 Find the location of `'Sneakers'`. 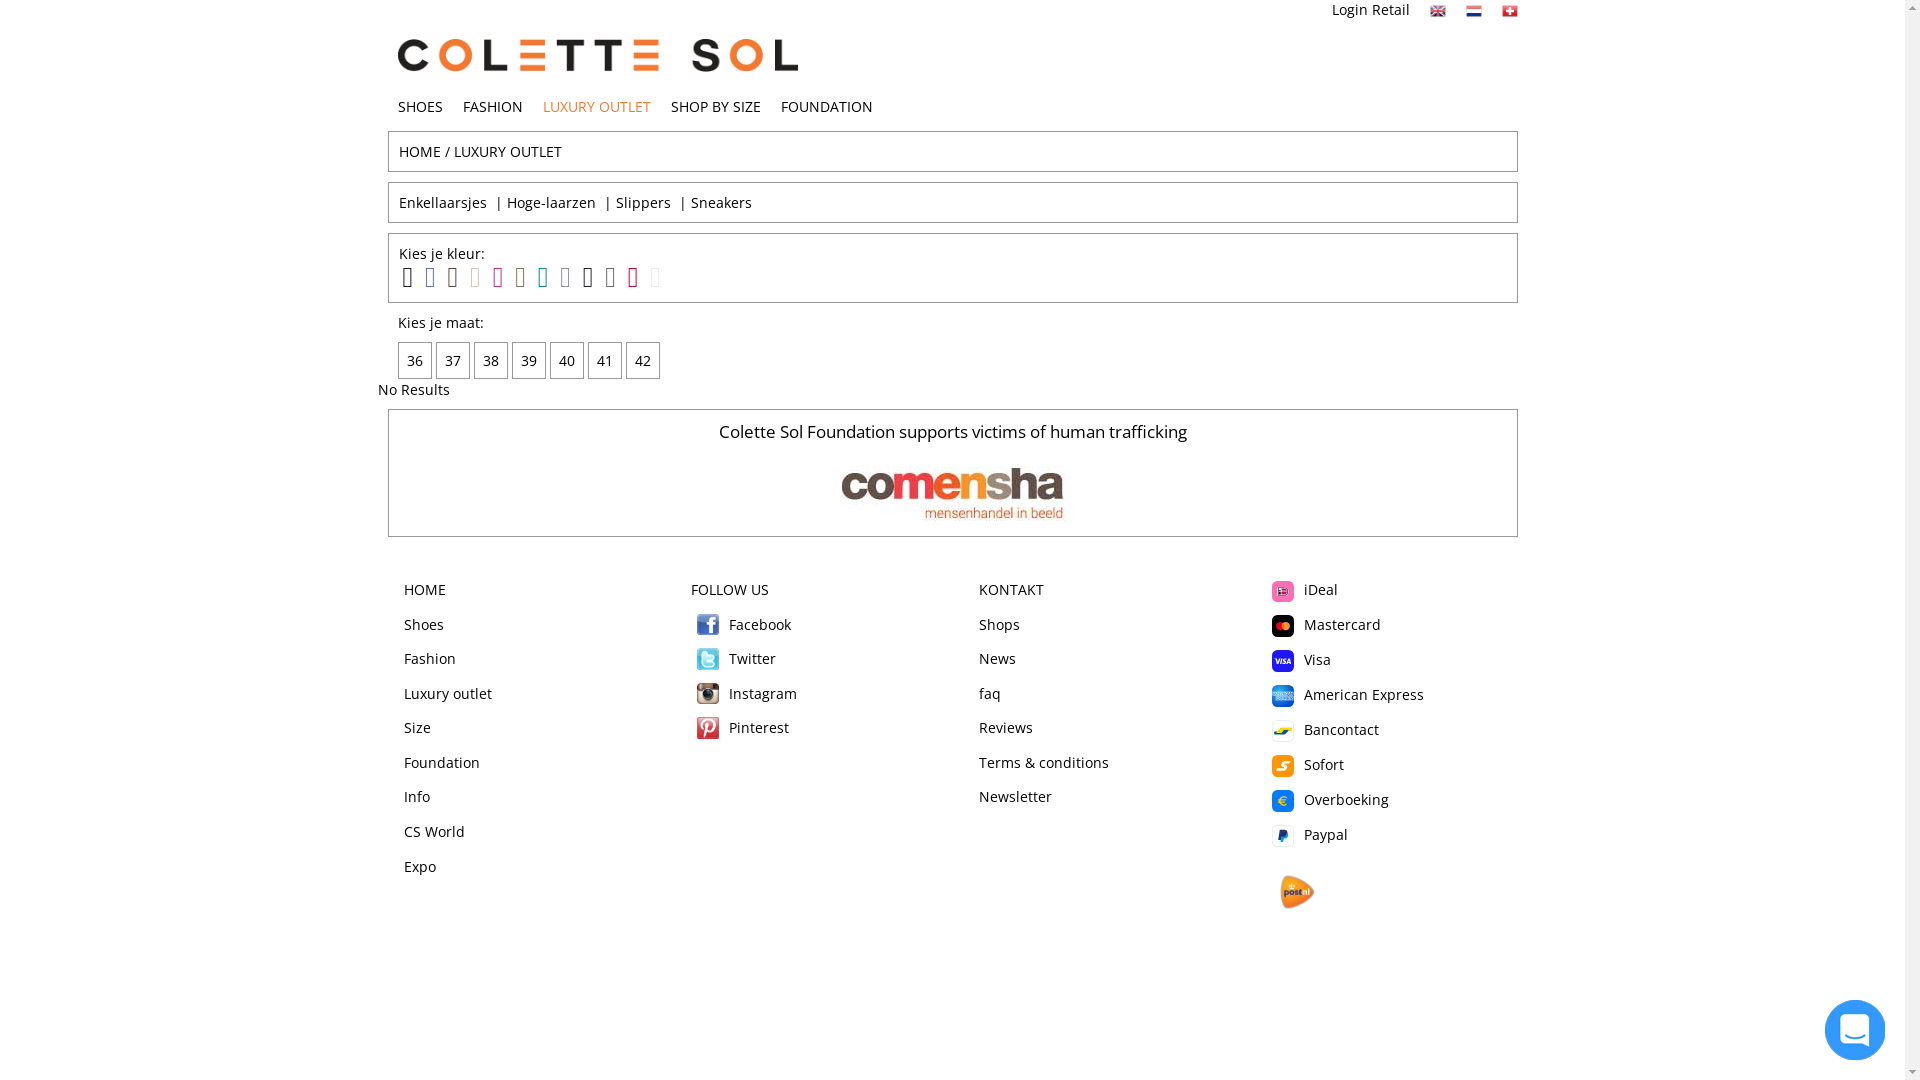

'Sneakers' is located at coordinates (690, 202).